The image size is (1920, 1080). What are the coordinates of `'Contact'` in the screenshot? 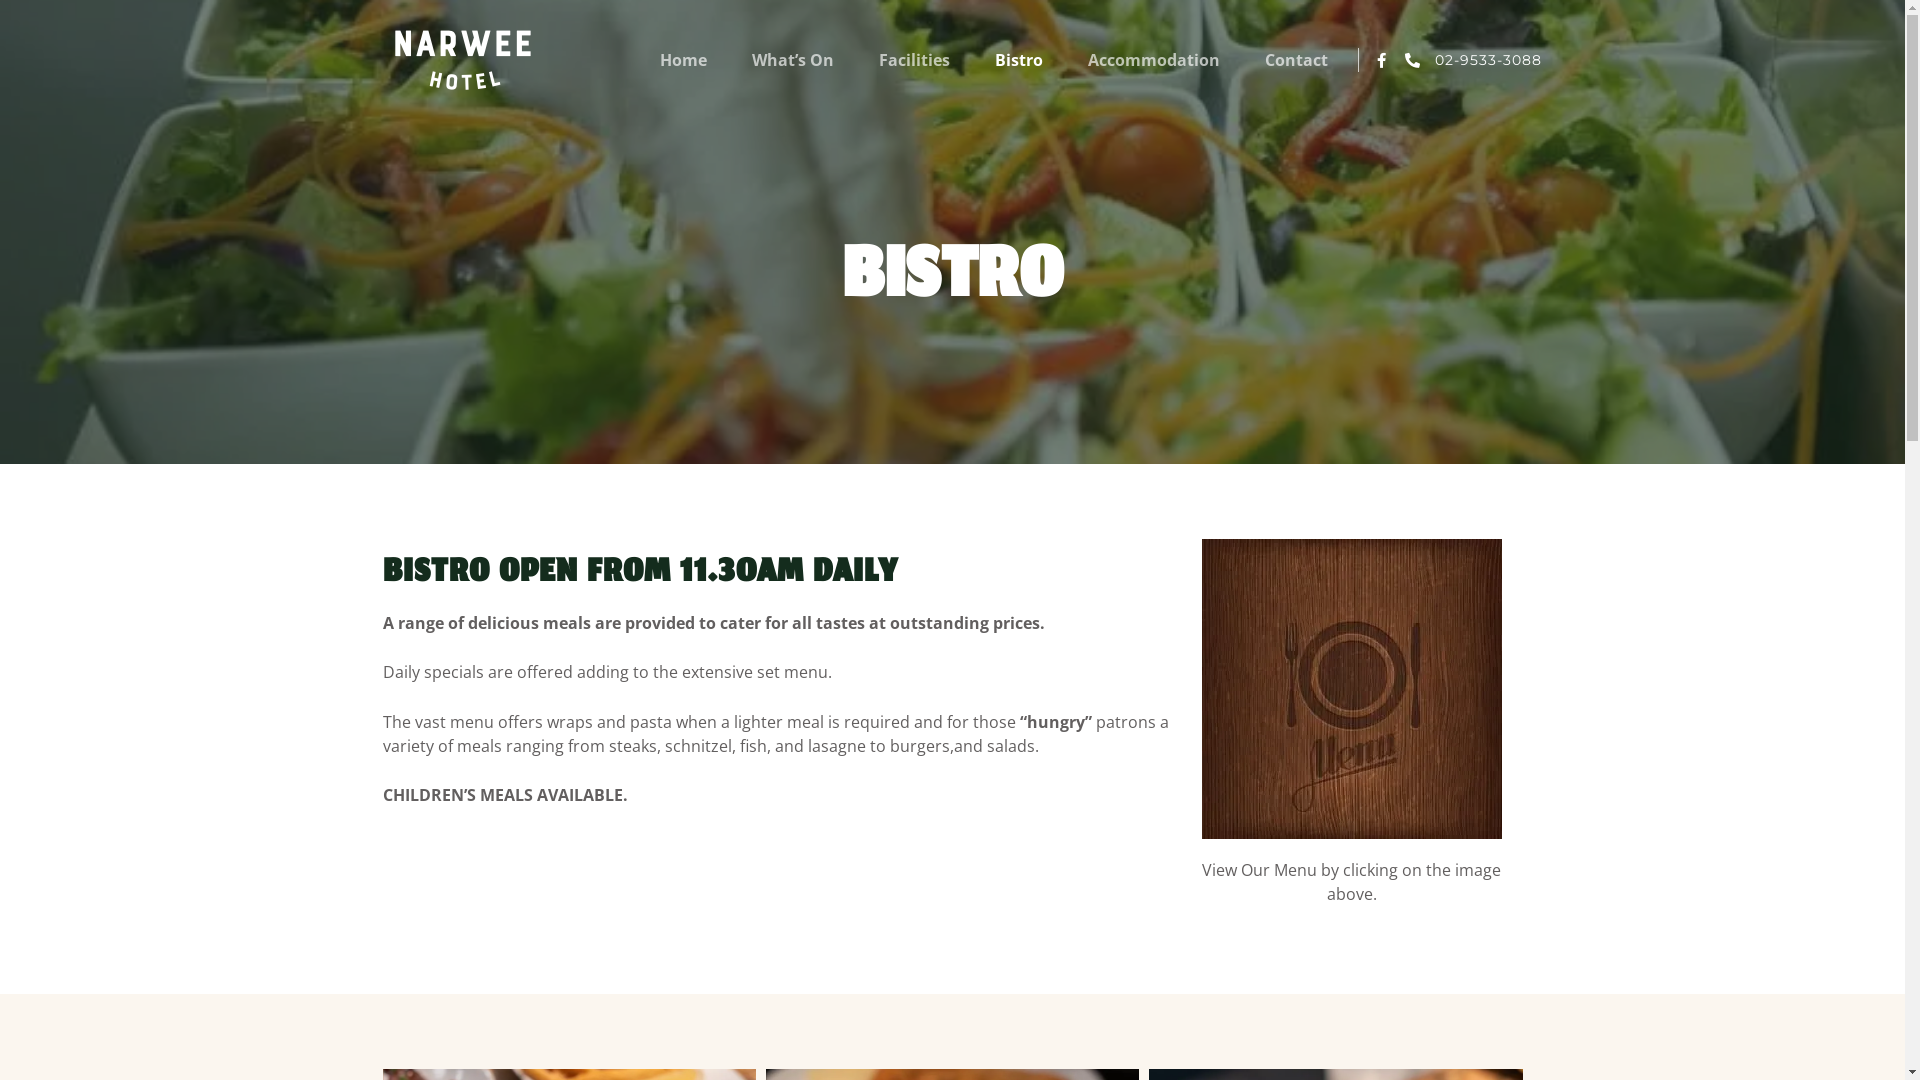 It's located at (1264, 59).